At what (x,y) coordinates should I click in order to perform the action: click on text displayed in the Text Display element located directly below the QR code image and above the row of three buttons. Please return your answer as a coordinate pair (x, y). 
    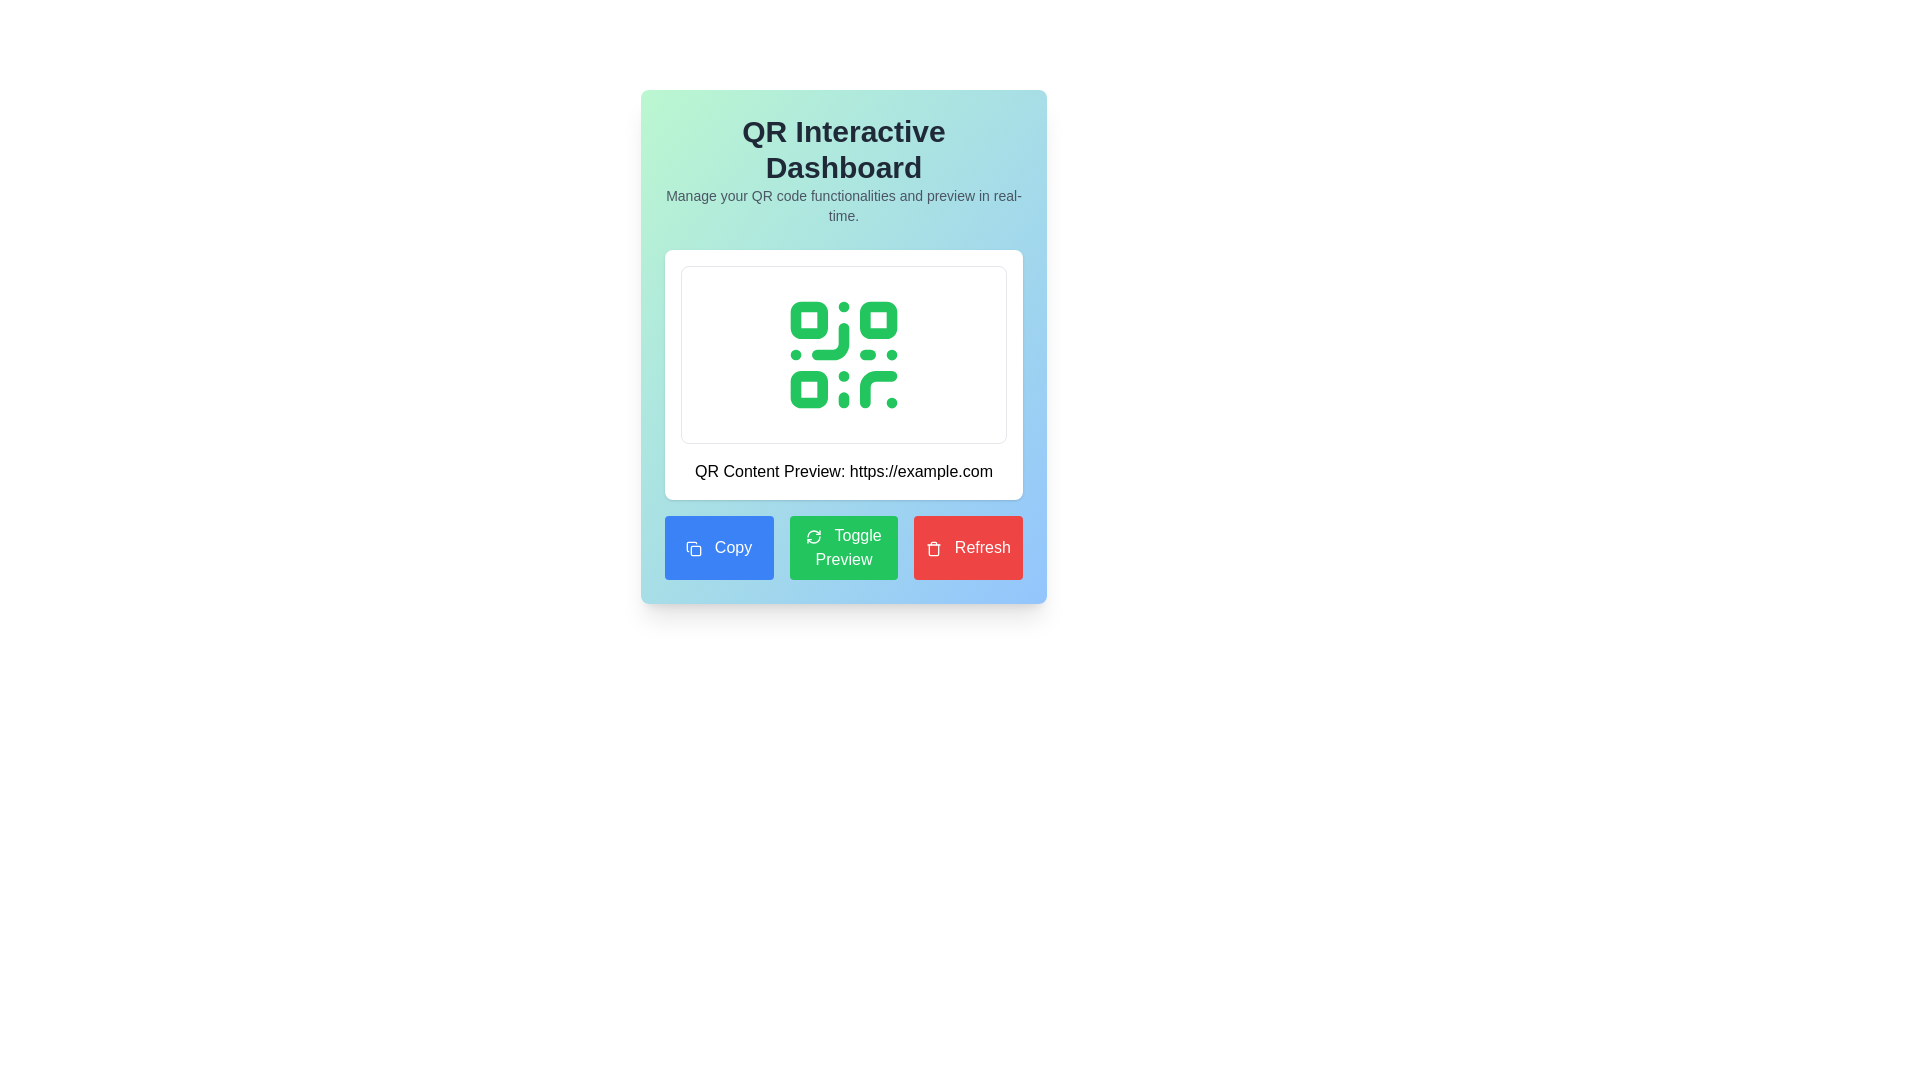
    Looking at the image, I should click on (844, 471).